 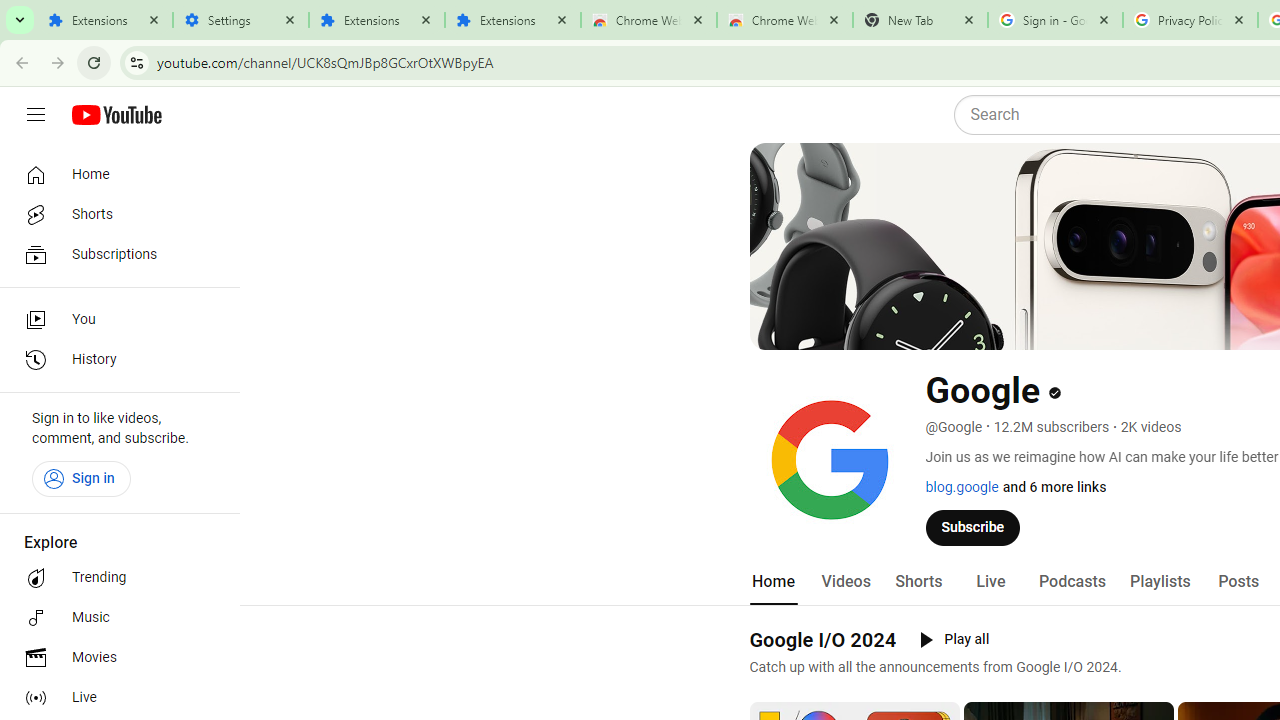 I want to click on 'Trending', so click(x=112, y=578).